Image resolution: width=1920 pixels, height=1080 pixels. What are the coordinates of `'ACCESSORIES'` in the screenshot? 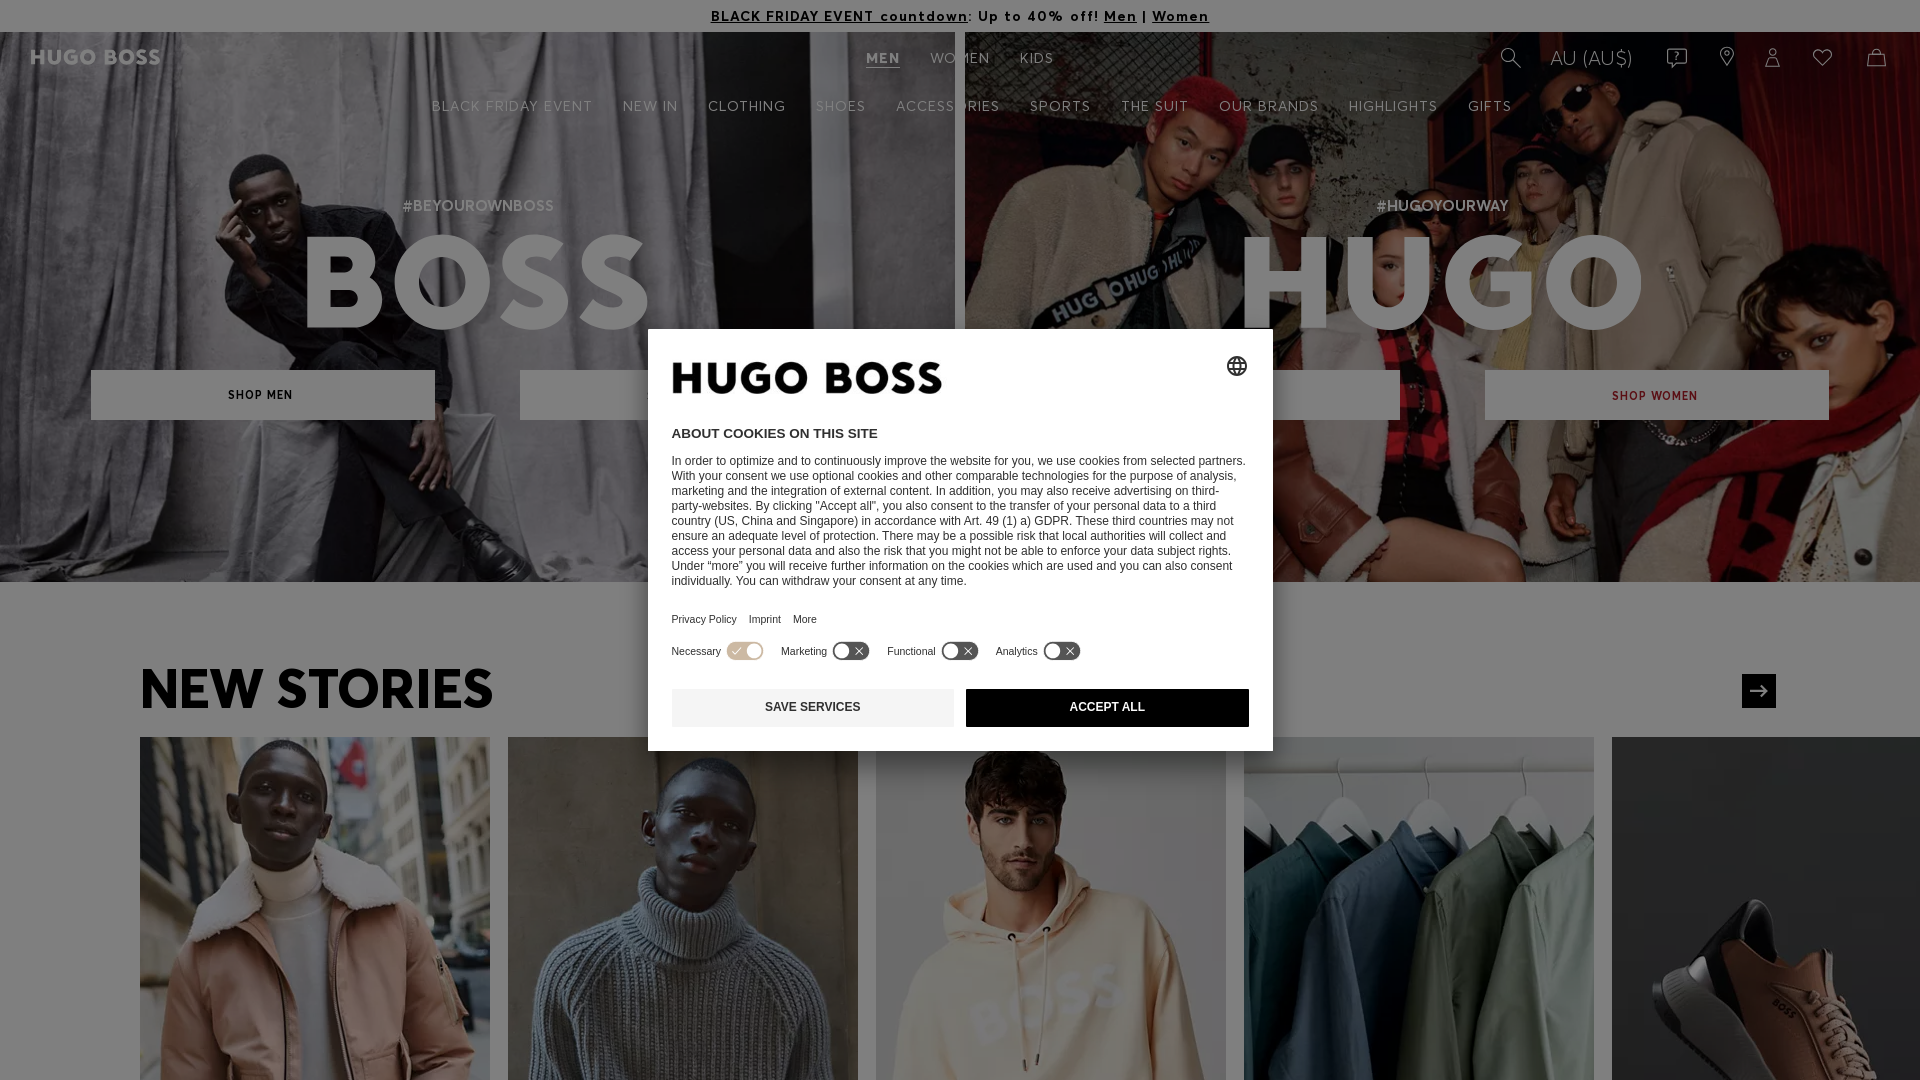 It's located at (945, 106).